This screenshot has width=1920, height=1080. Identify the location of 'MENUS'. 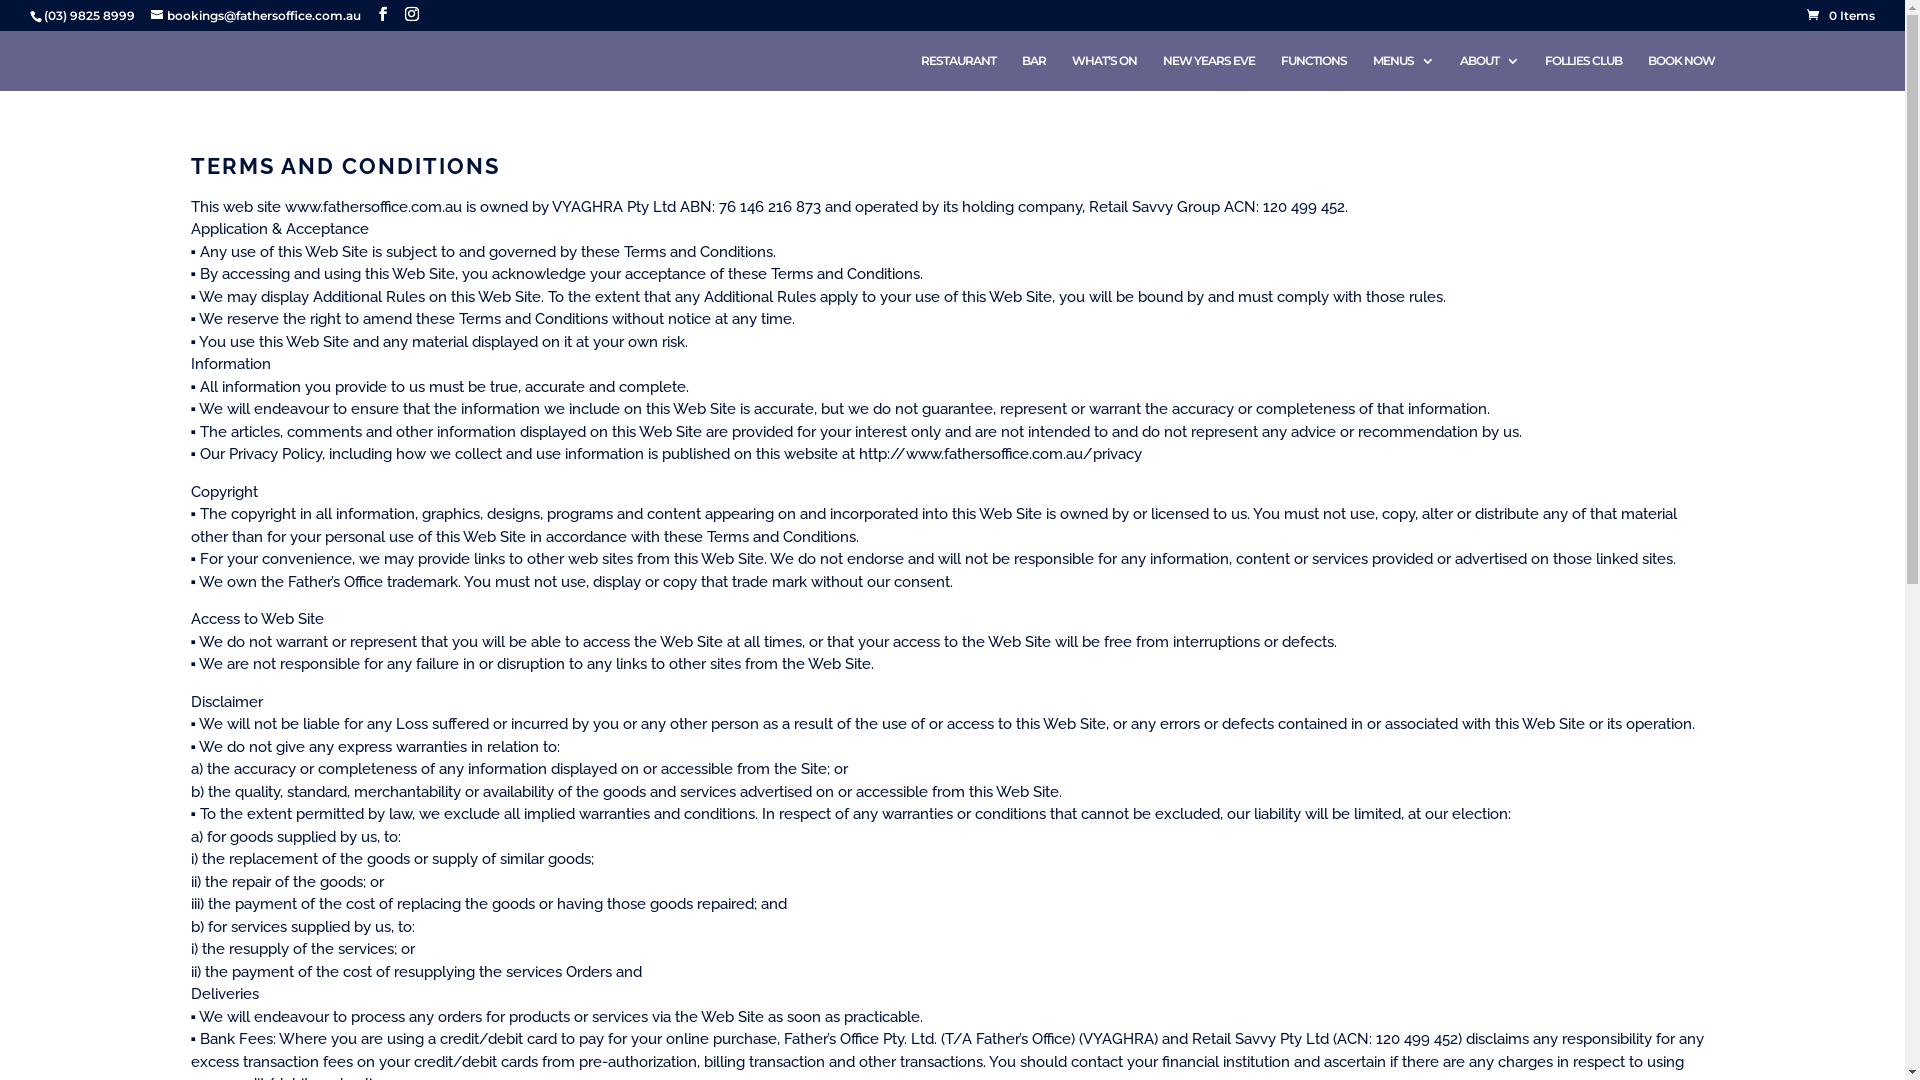
(1401, 71).